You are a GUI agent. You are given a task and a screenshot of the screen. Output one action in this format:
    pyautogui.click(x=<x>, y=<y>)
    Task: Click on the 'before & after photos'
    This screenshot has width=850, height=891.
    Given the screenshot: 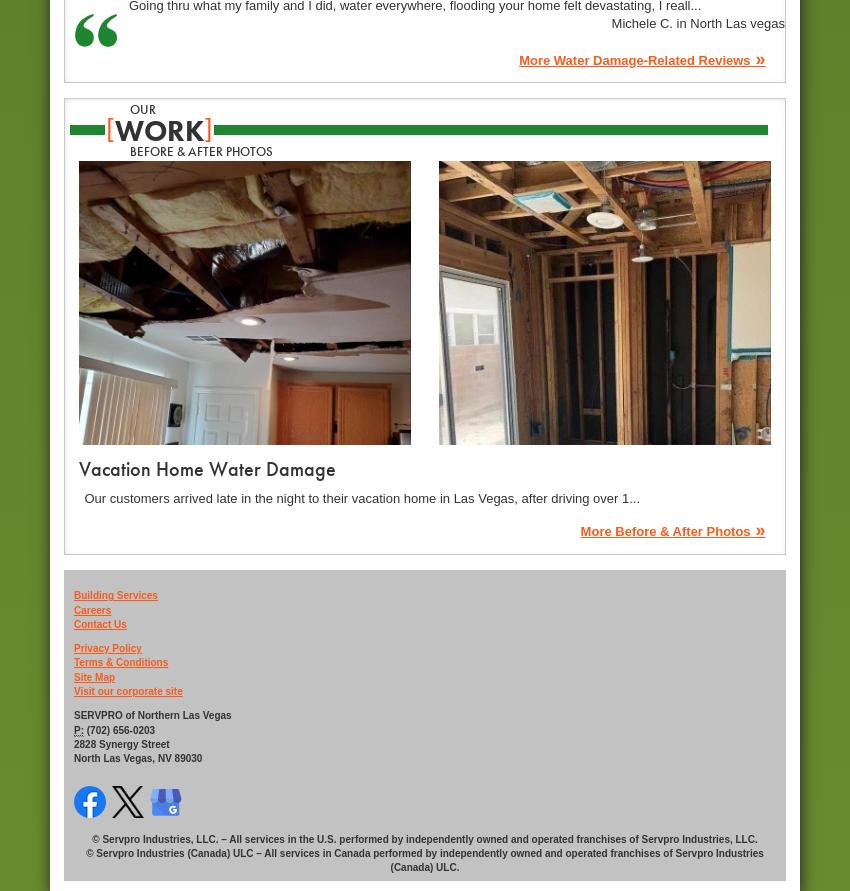 What is the action you would take?
    pyautogui.click(x=199, y=149)
    